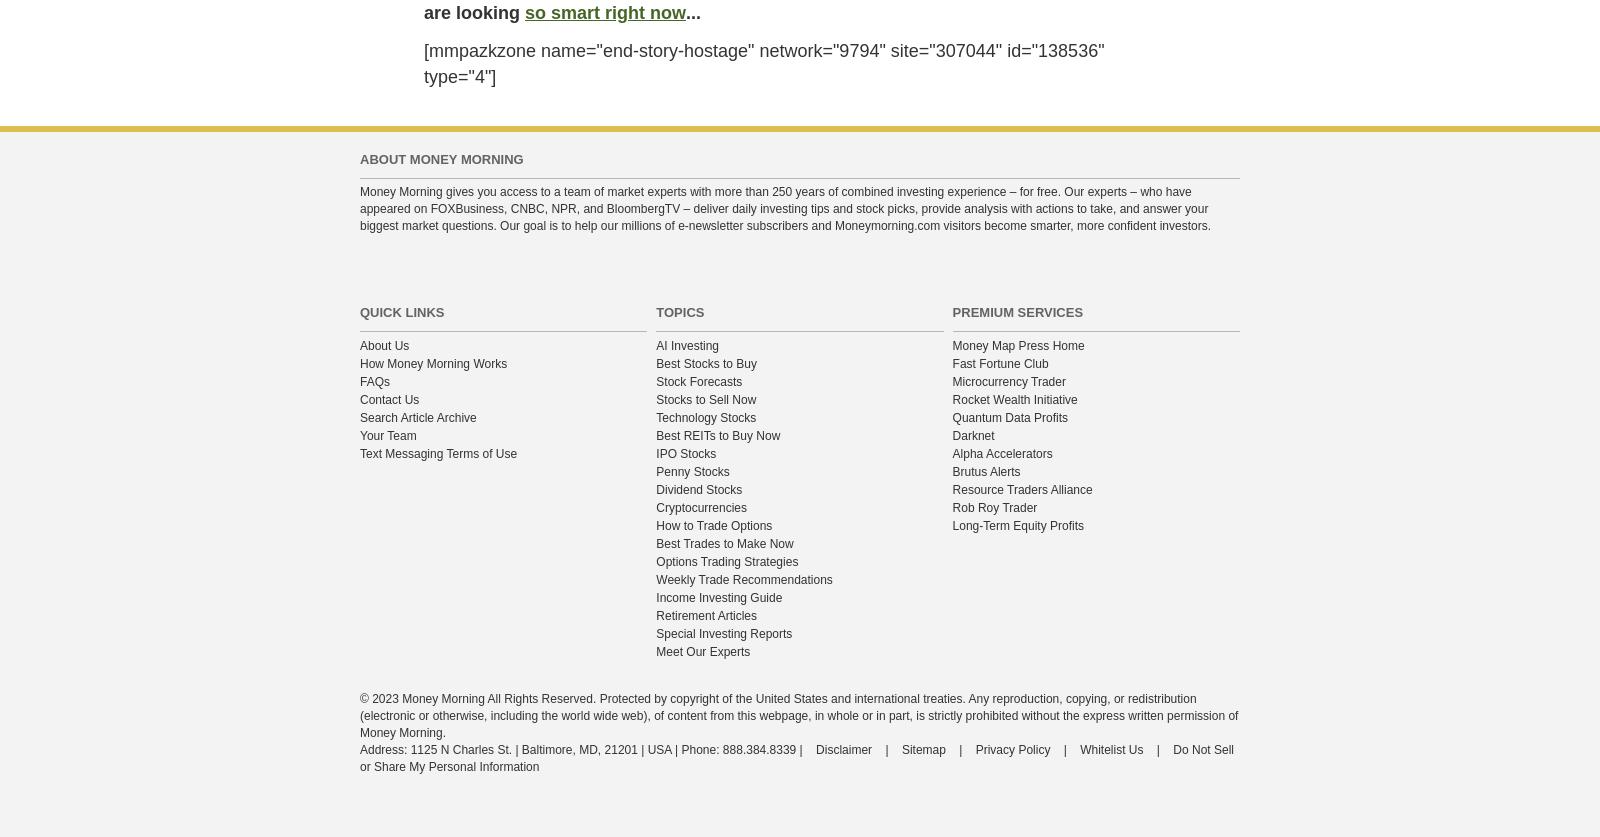 This screenshot has height=837, width=1600. Describe the element at coordinates (724, 542) in the screenshot. I see `'Best Trades to Make Now'` at that location.